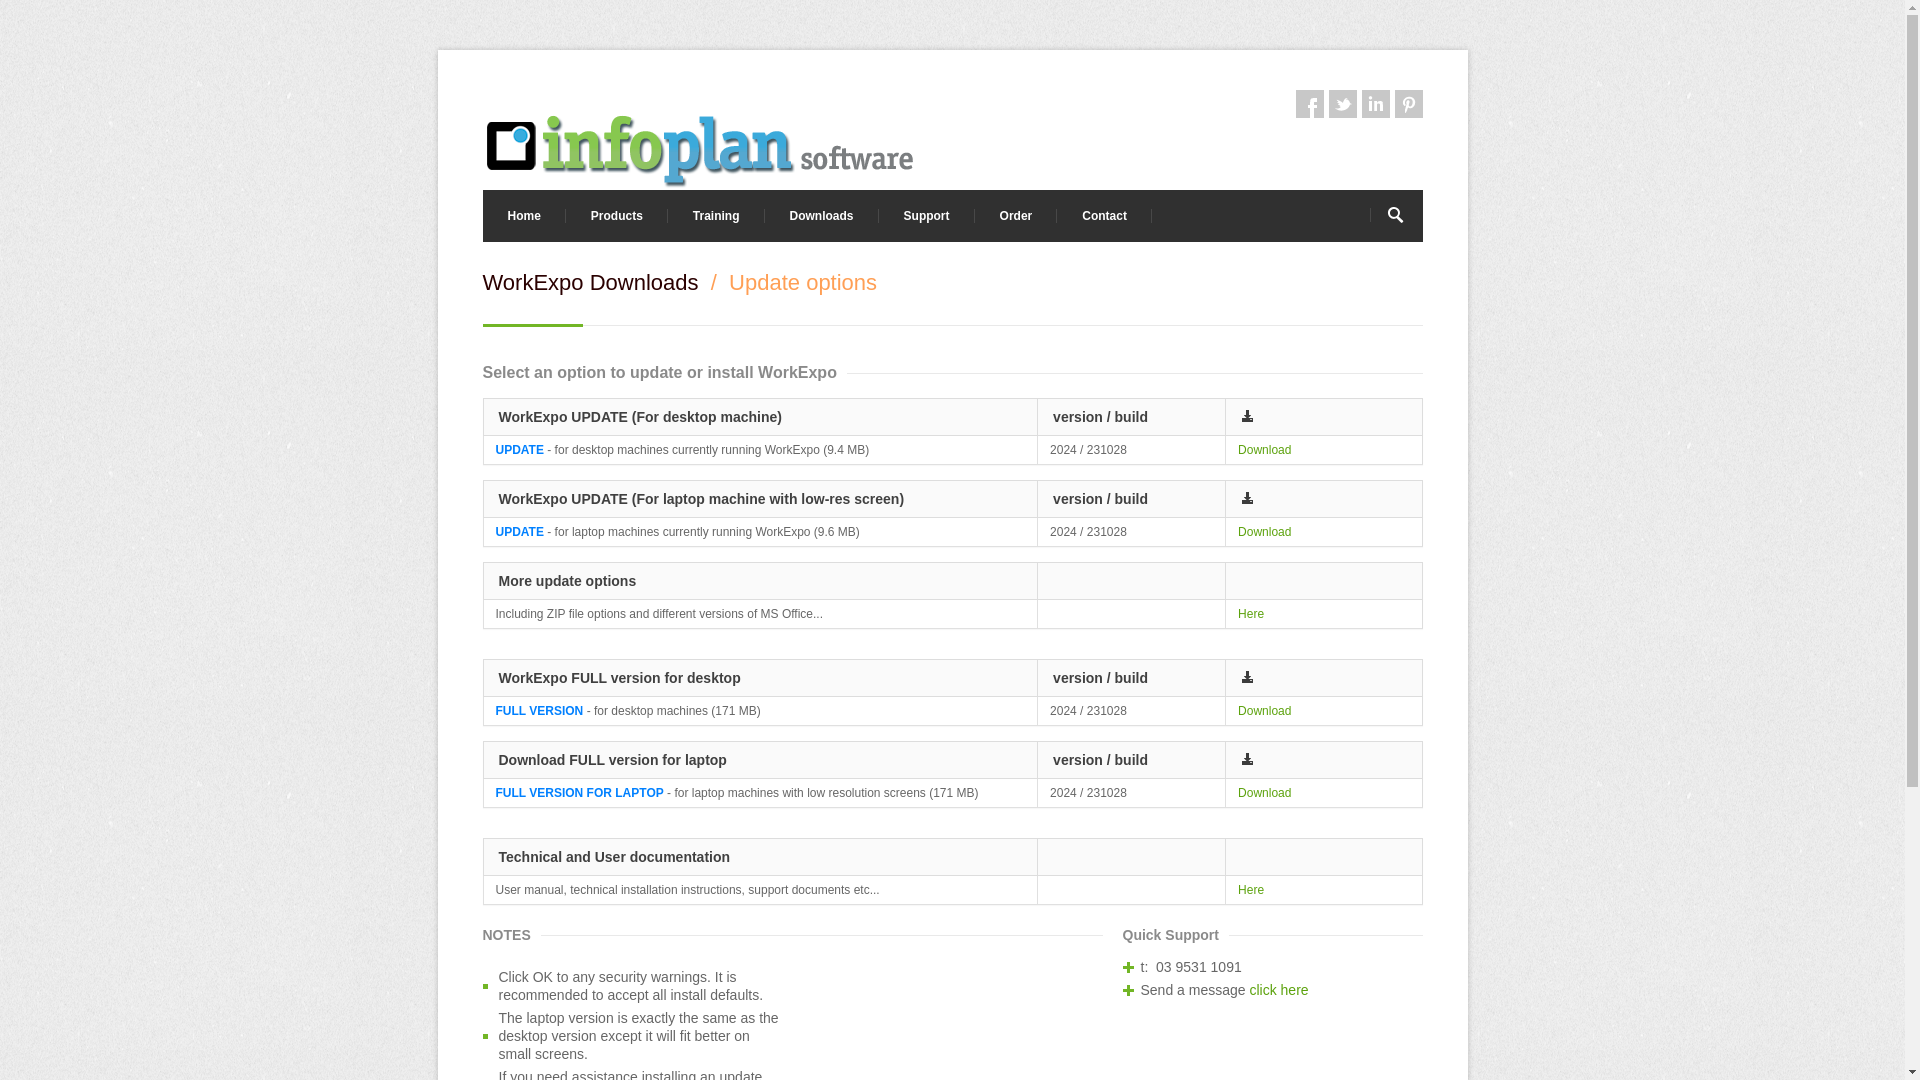  Describe the element at coordinates (1342, 104) in the screenshot. I see `'Twitter'` at that location.